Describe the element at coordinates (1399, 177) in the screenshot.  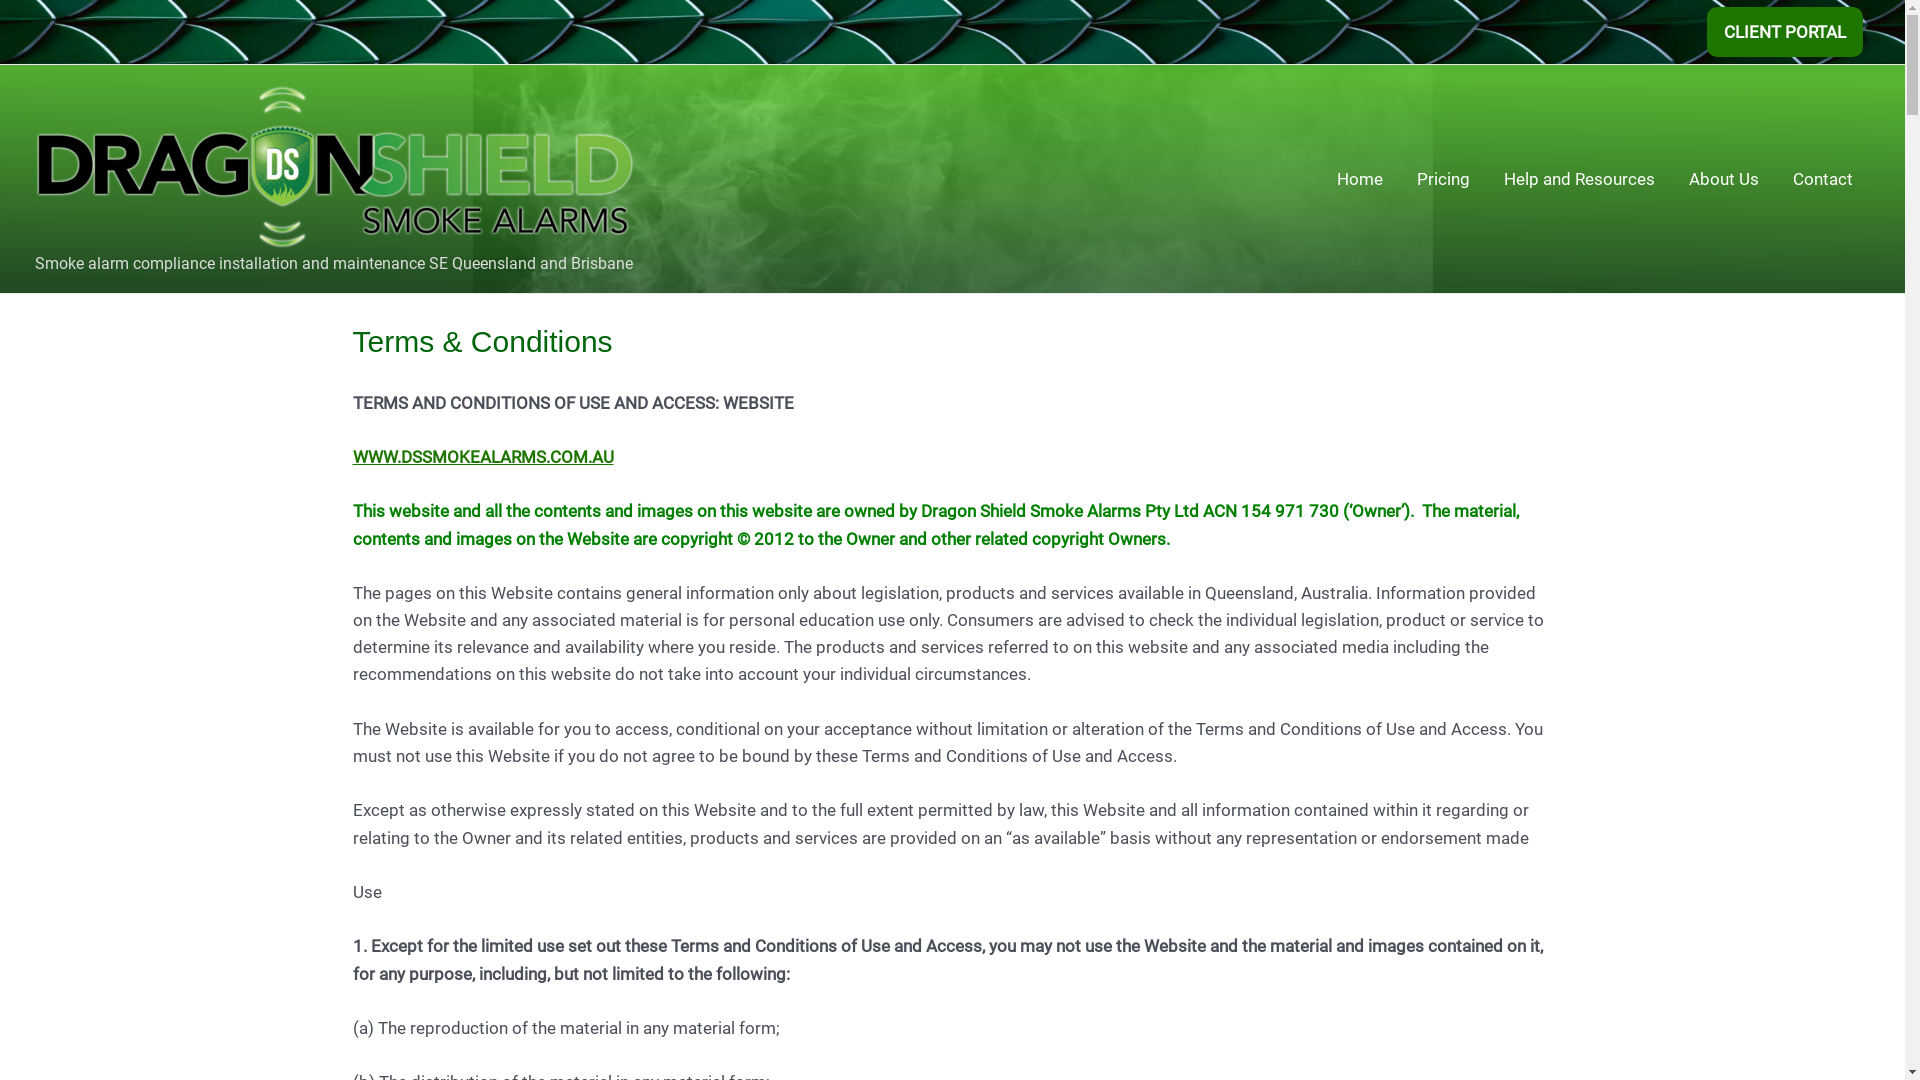
I see `'Pricing'` at that location.